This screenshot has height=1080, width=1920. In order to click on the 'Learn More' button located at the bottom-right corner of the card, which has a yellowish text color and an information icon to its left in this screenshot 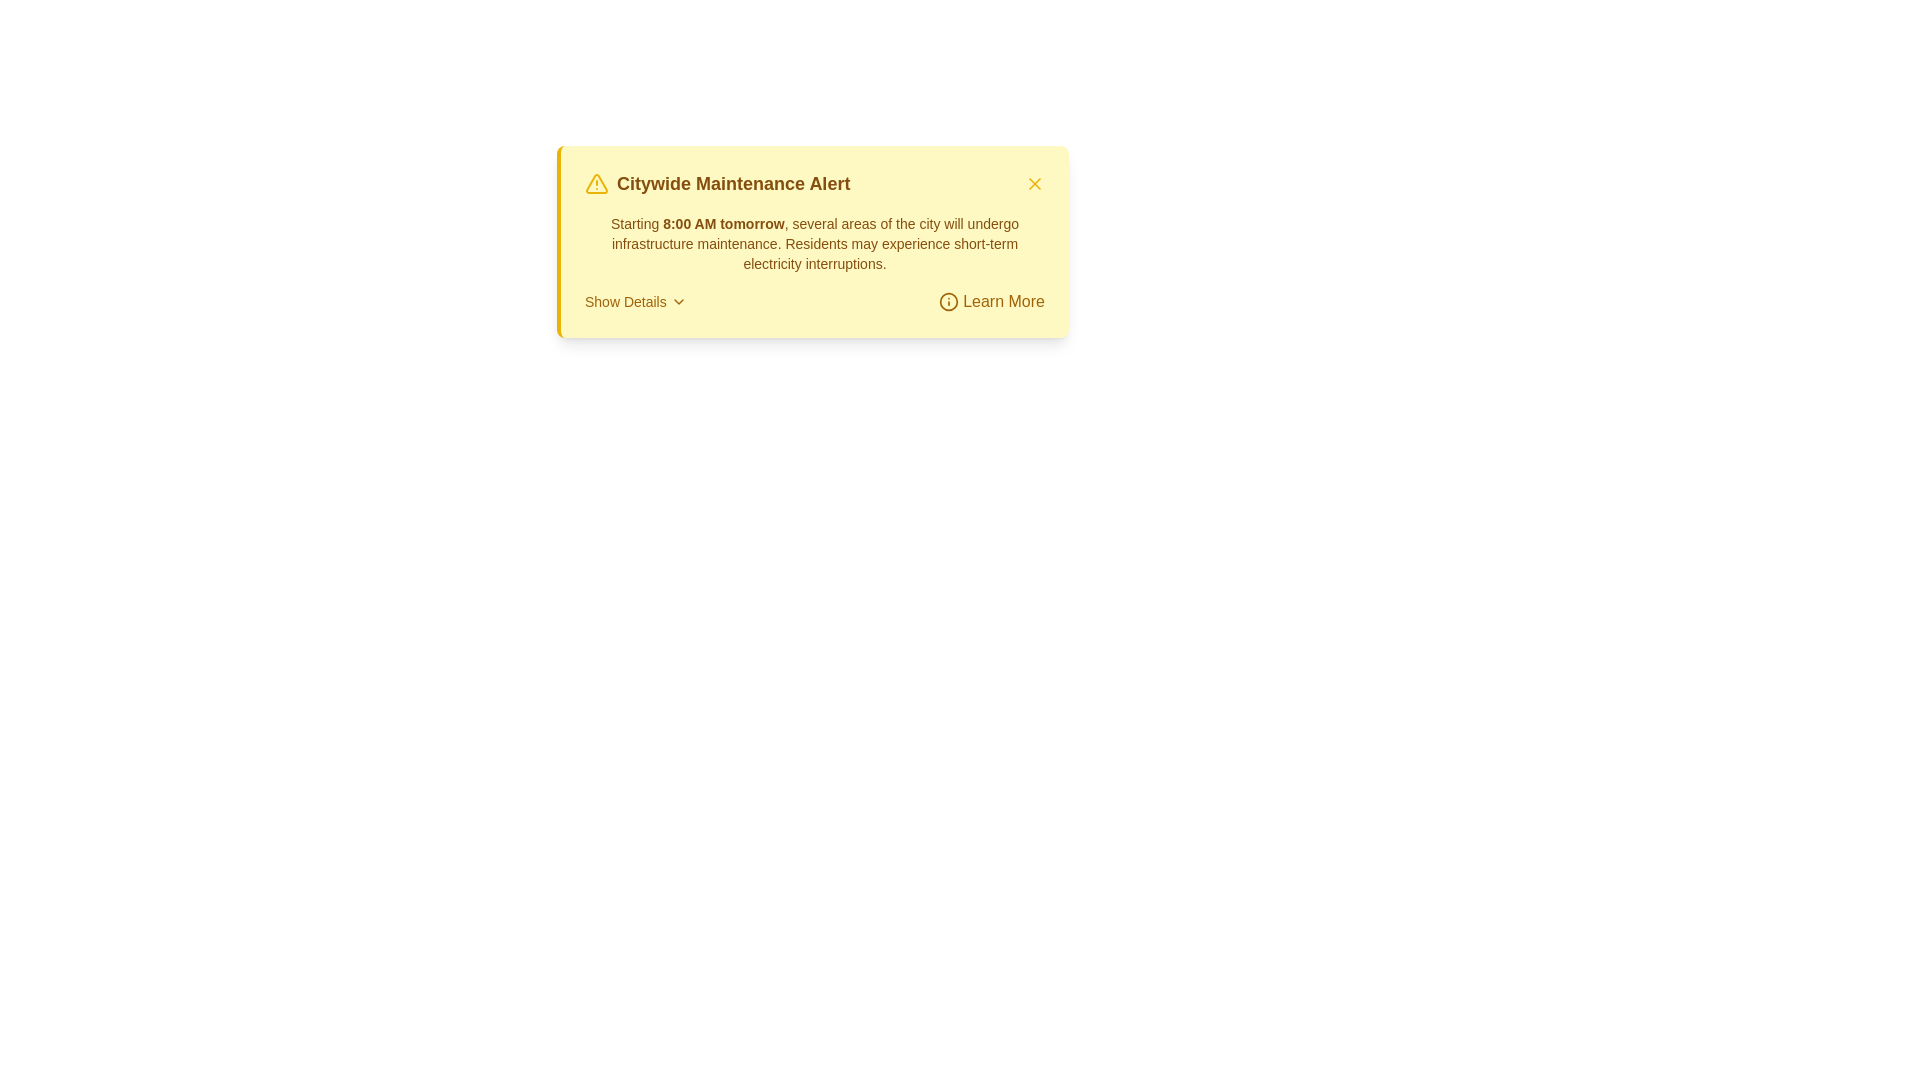, I will do `click(992, 301)`.